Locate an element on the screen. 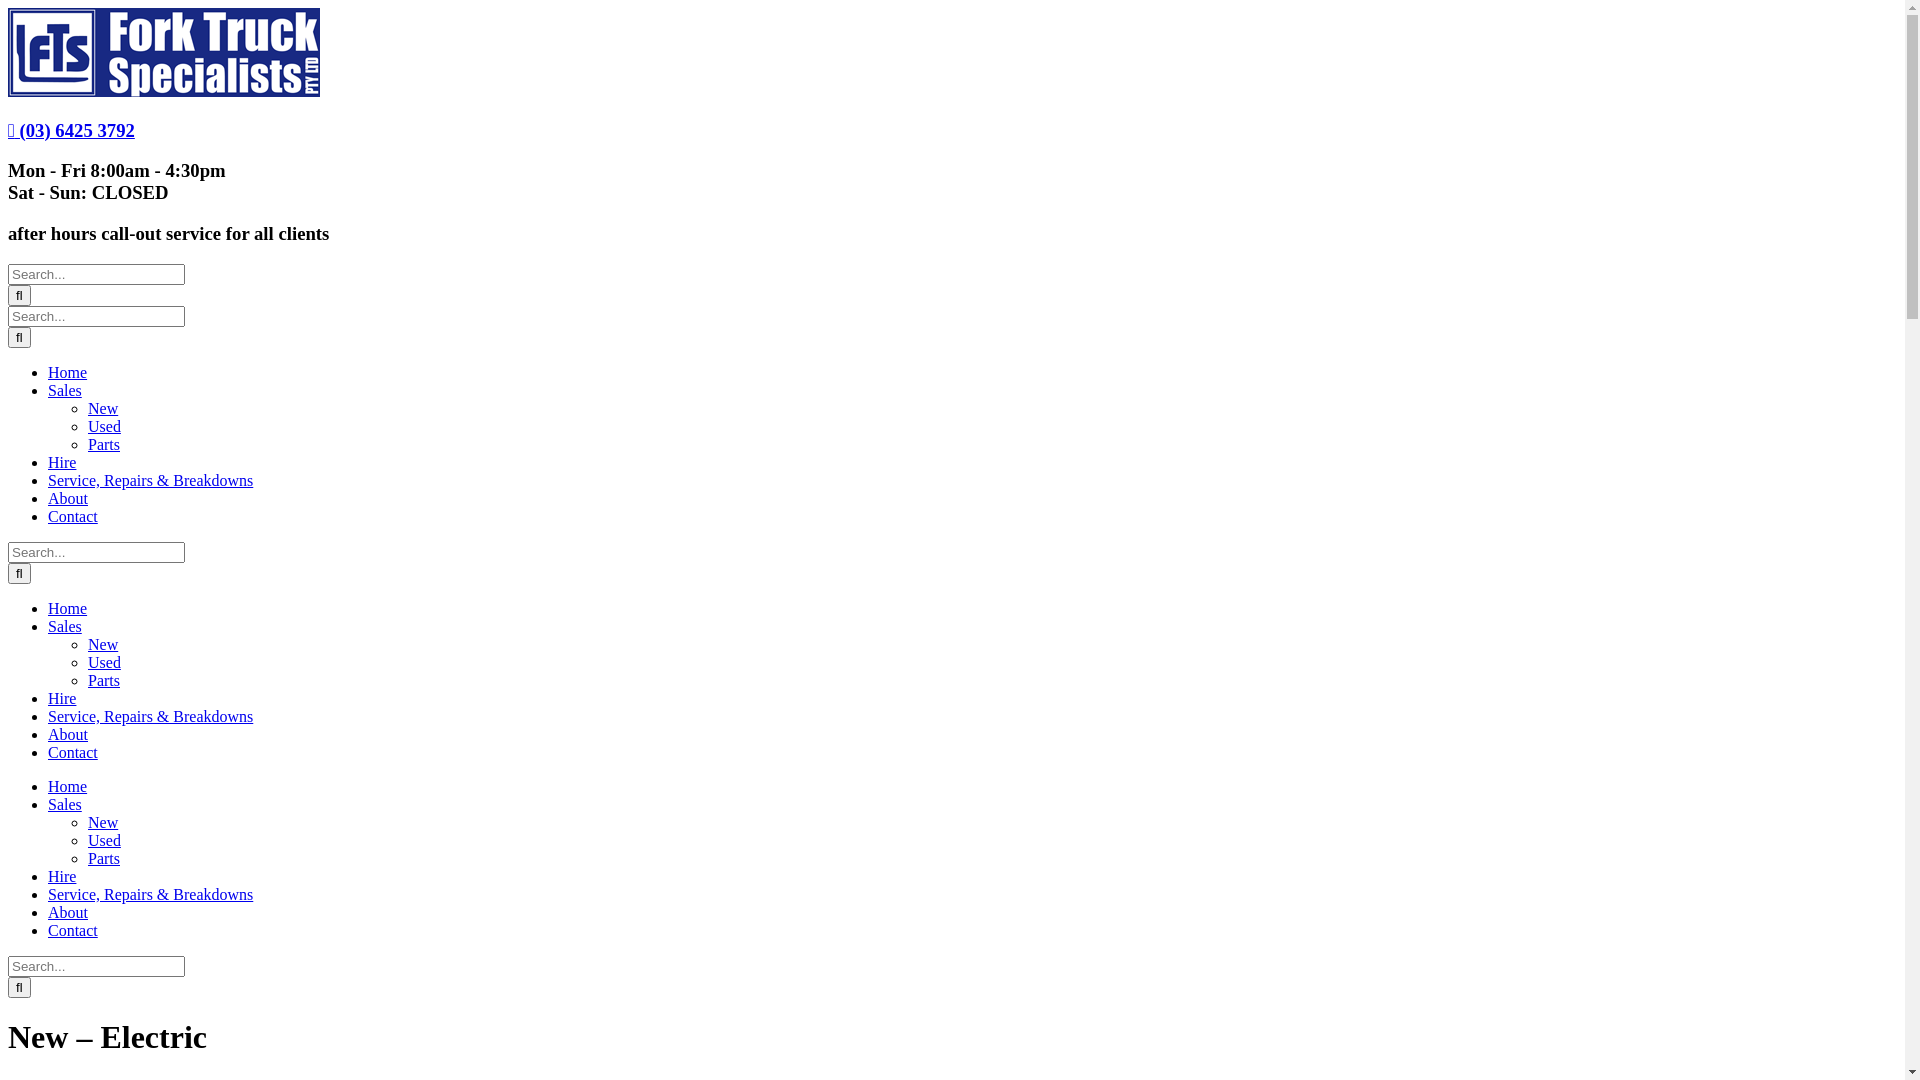  'Sales' is located at coordinates (65, 625).